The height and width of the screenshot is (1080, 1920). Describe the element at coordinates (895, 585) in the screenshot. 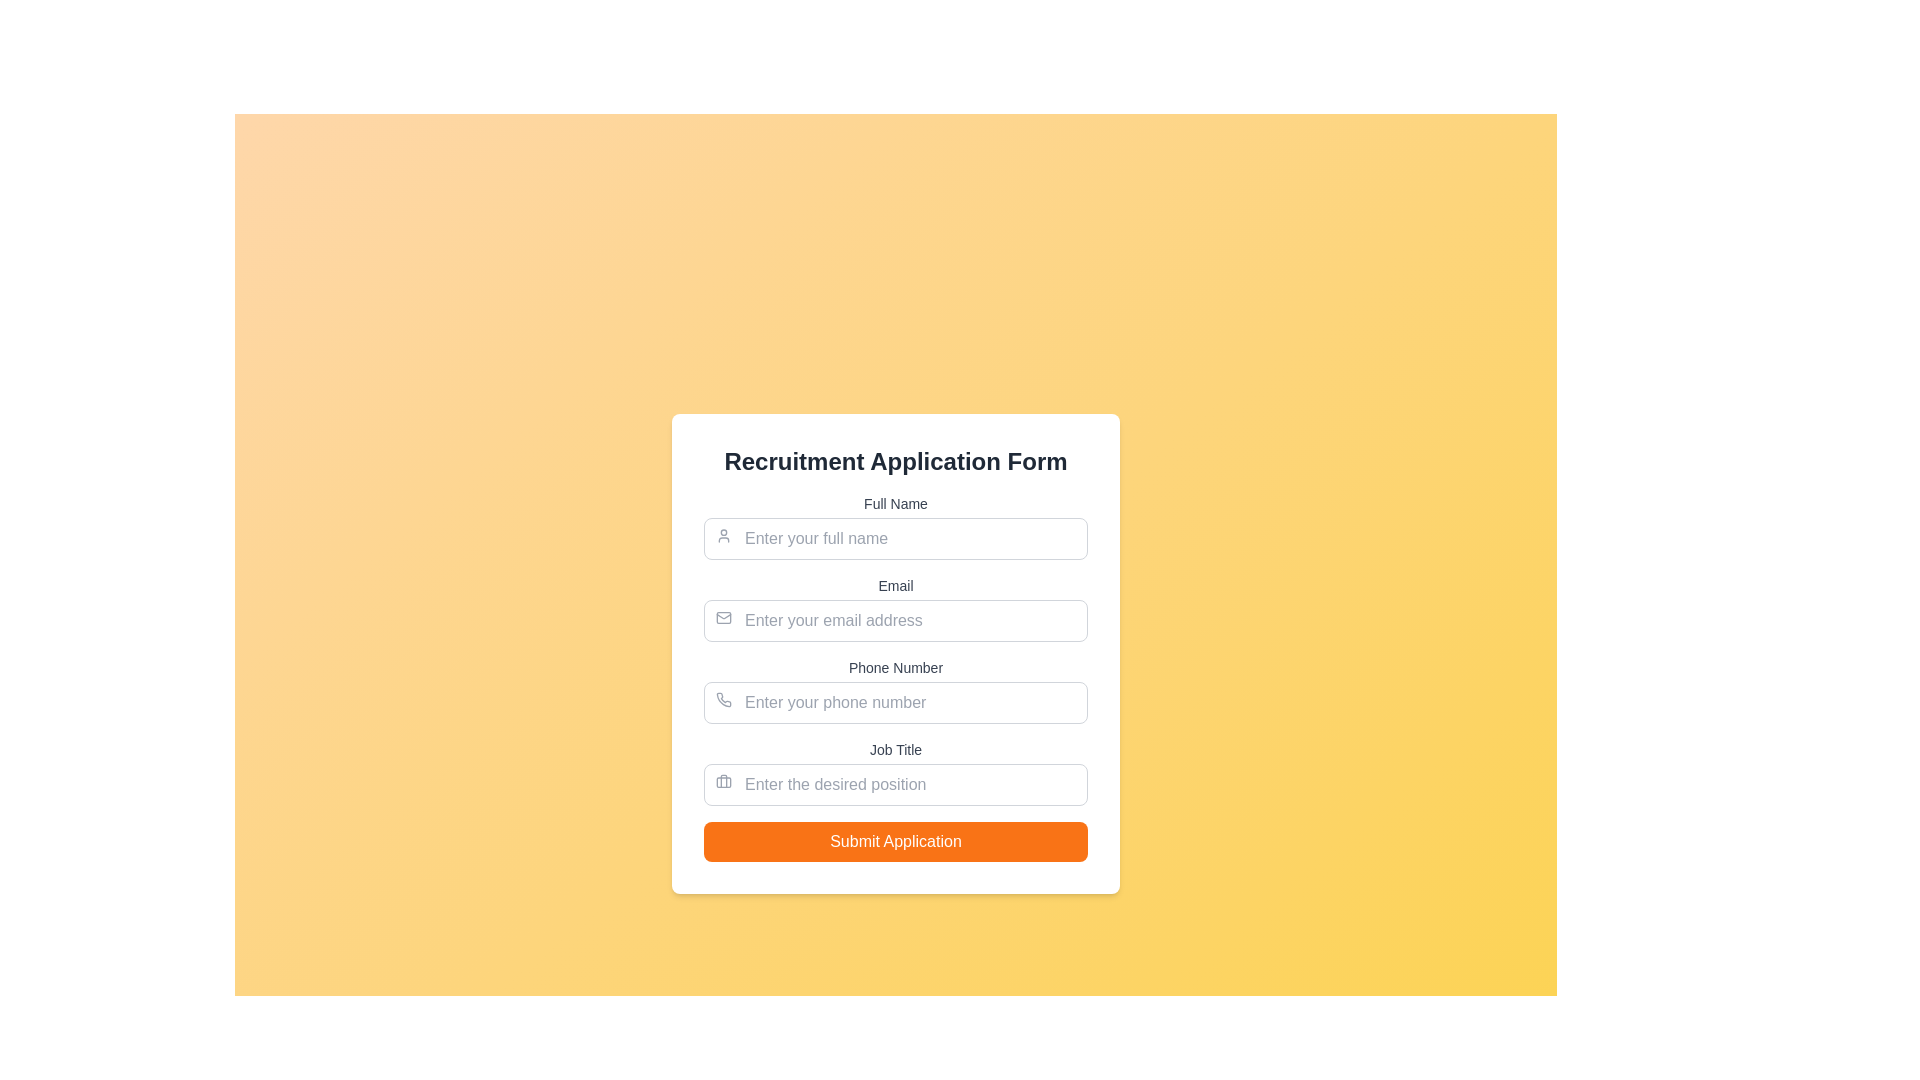

I see `the label that describes the purpose of the email input field in the Recruitment Application Form, which is centered above the email address input field` at that location.